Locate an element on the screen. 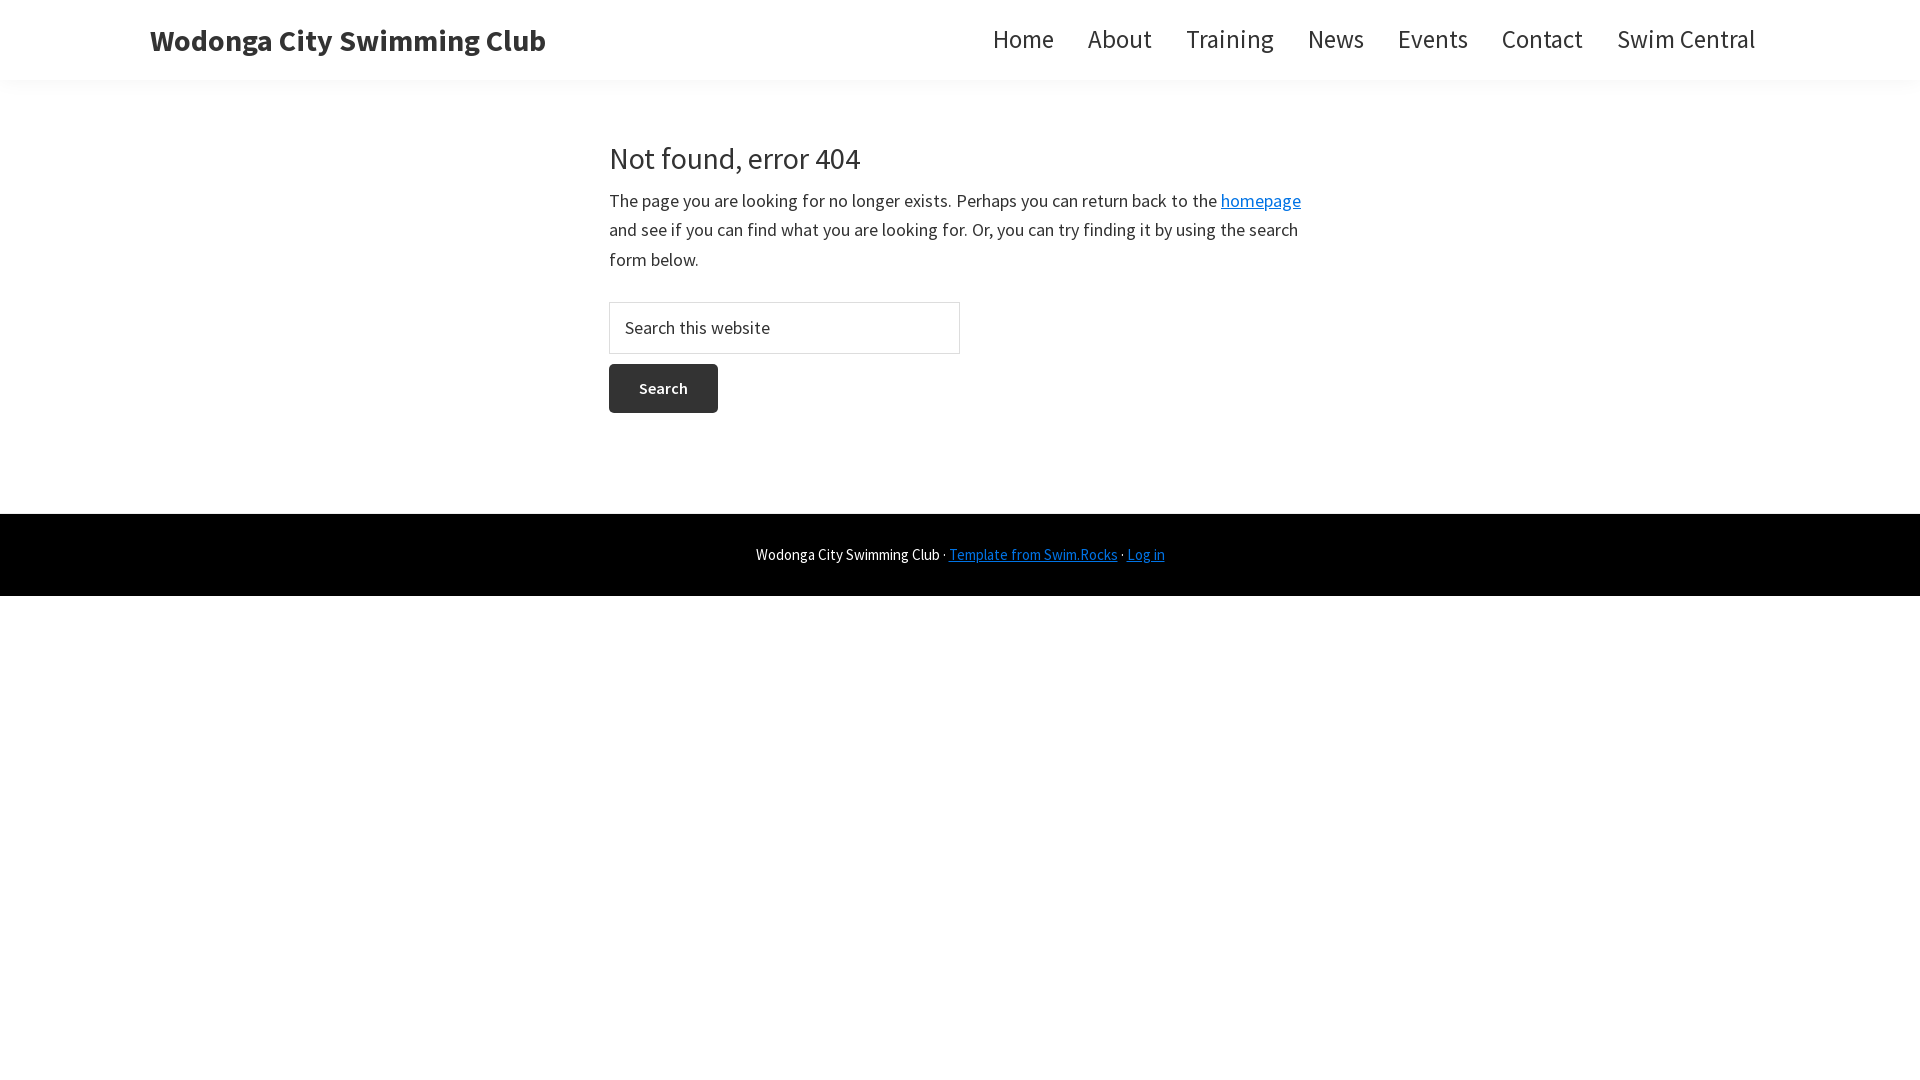  'About' is located at coordinates (1118, 39).